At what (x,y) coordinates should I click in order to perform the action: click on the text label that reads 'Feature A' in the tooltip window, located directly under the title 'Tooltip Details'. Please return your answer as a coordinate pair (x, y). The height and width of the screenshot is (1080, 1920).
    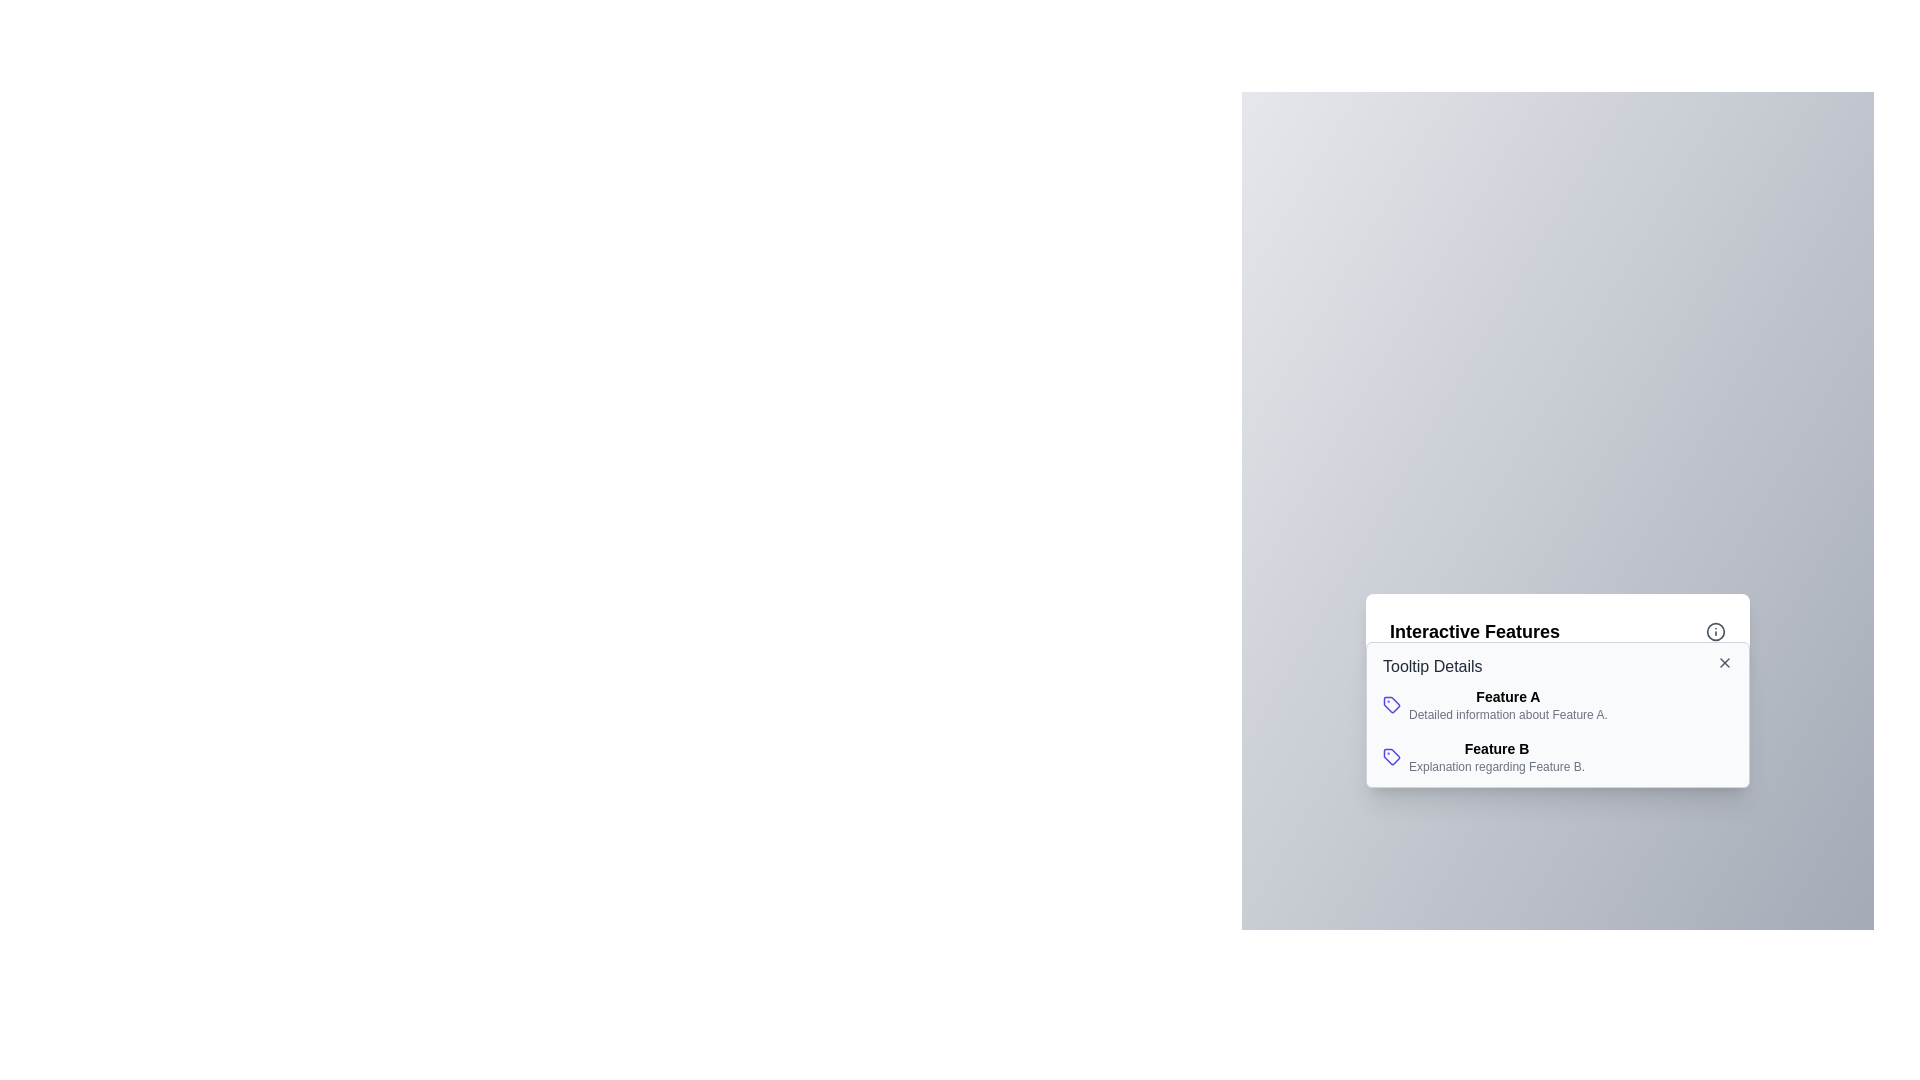
    Looking at the image, I should click on (1508, 696).